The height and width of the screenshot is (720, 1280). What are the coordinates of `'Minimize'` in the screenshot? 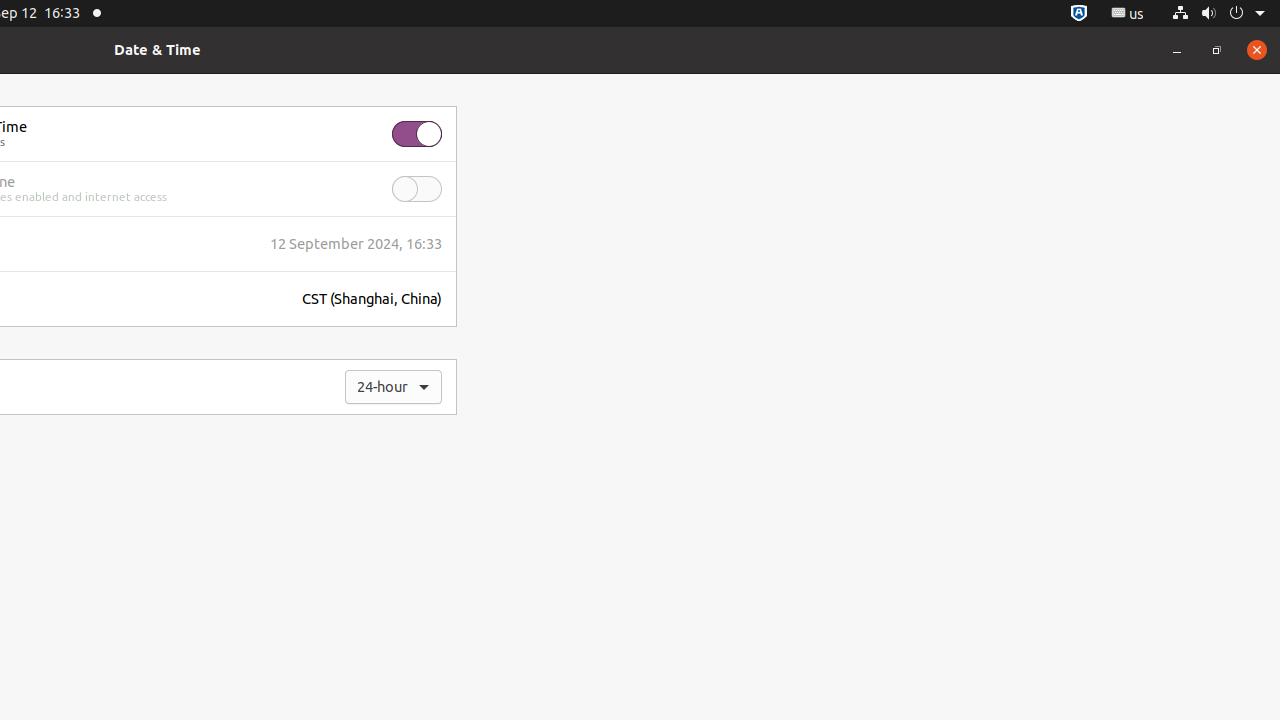 It's located at (1176, 48).